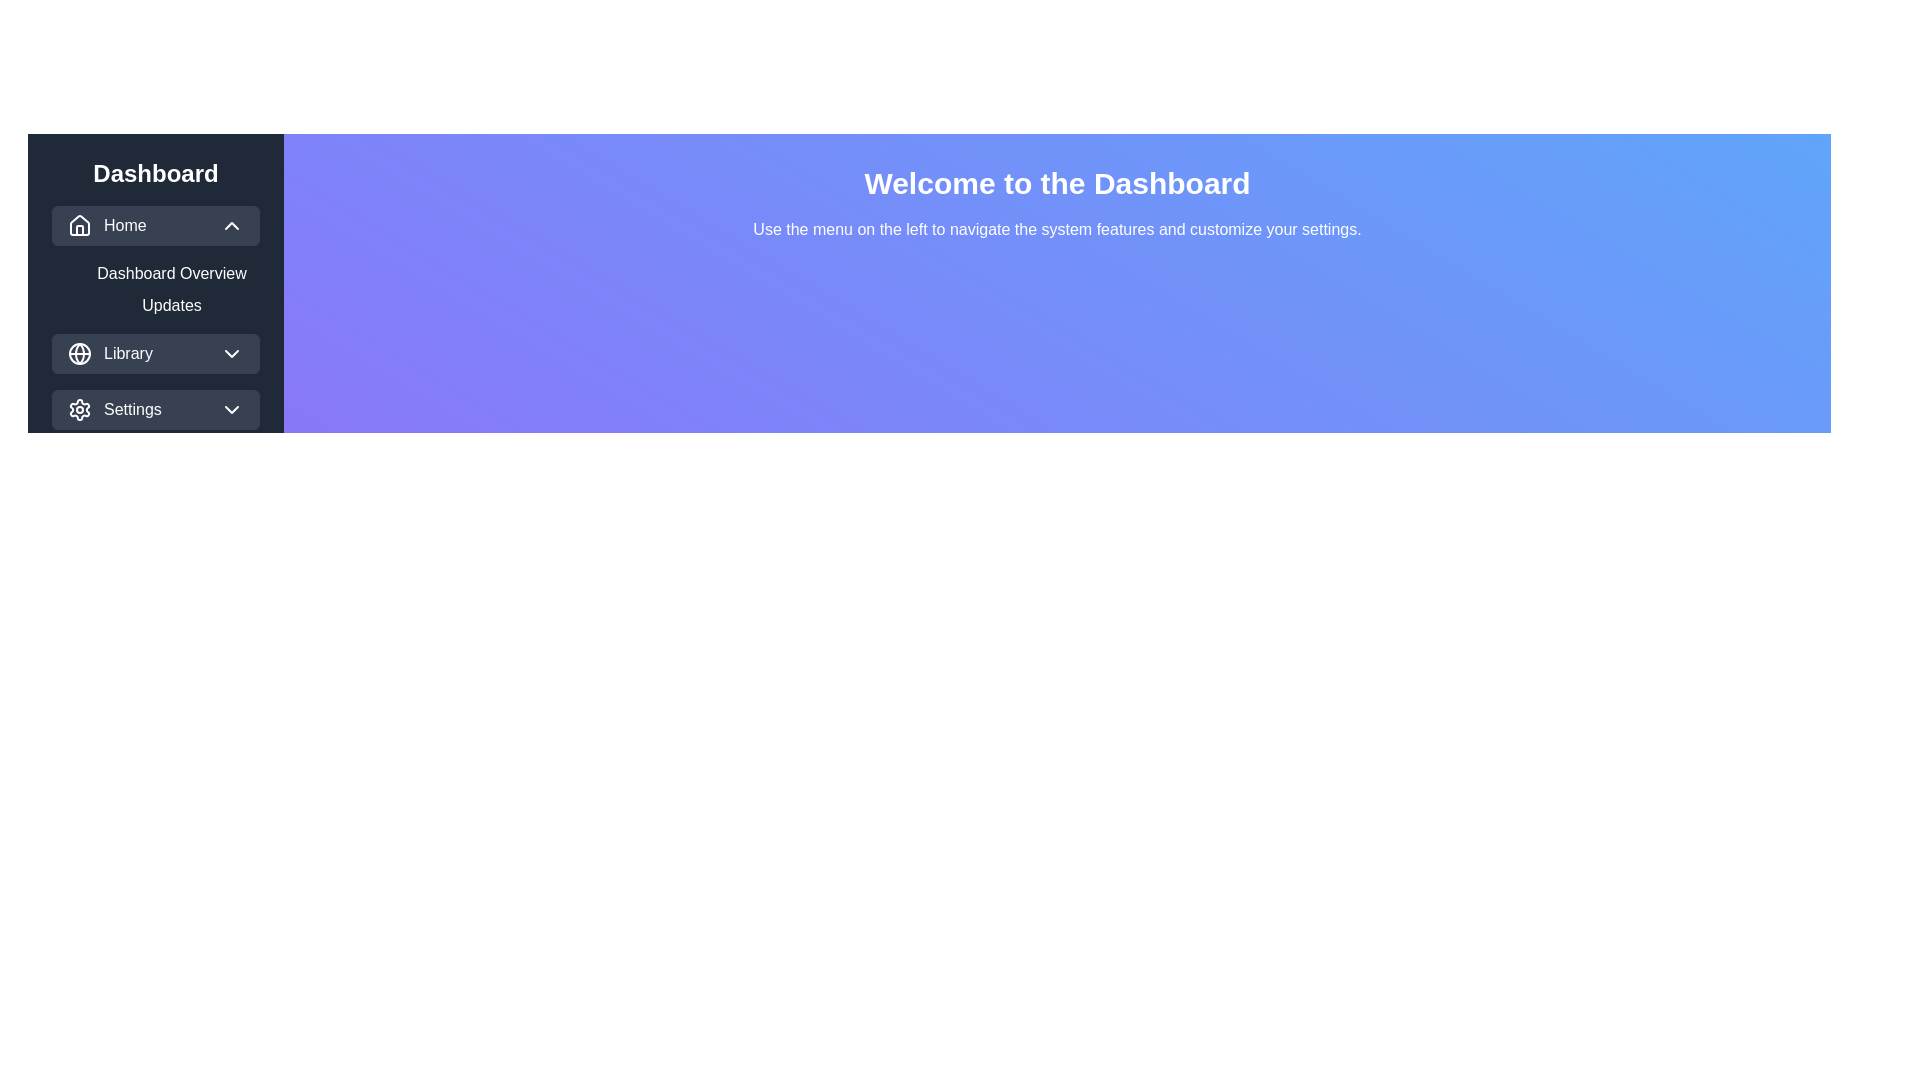 This screenshot has width=1920, height=1080. What do you see at coordinates (231, 408) in the screenshot?
I see `the downward-facing chevron icon with a white outline located to the right of the 'Settings' text in the fourth navigation item of the sidebar menu` at bounding box center [231, 408].